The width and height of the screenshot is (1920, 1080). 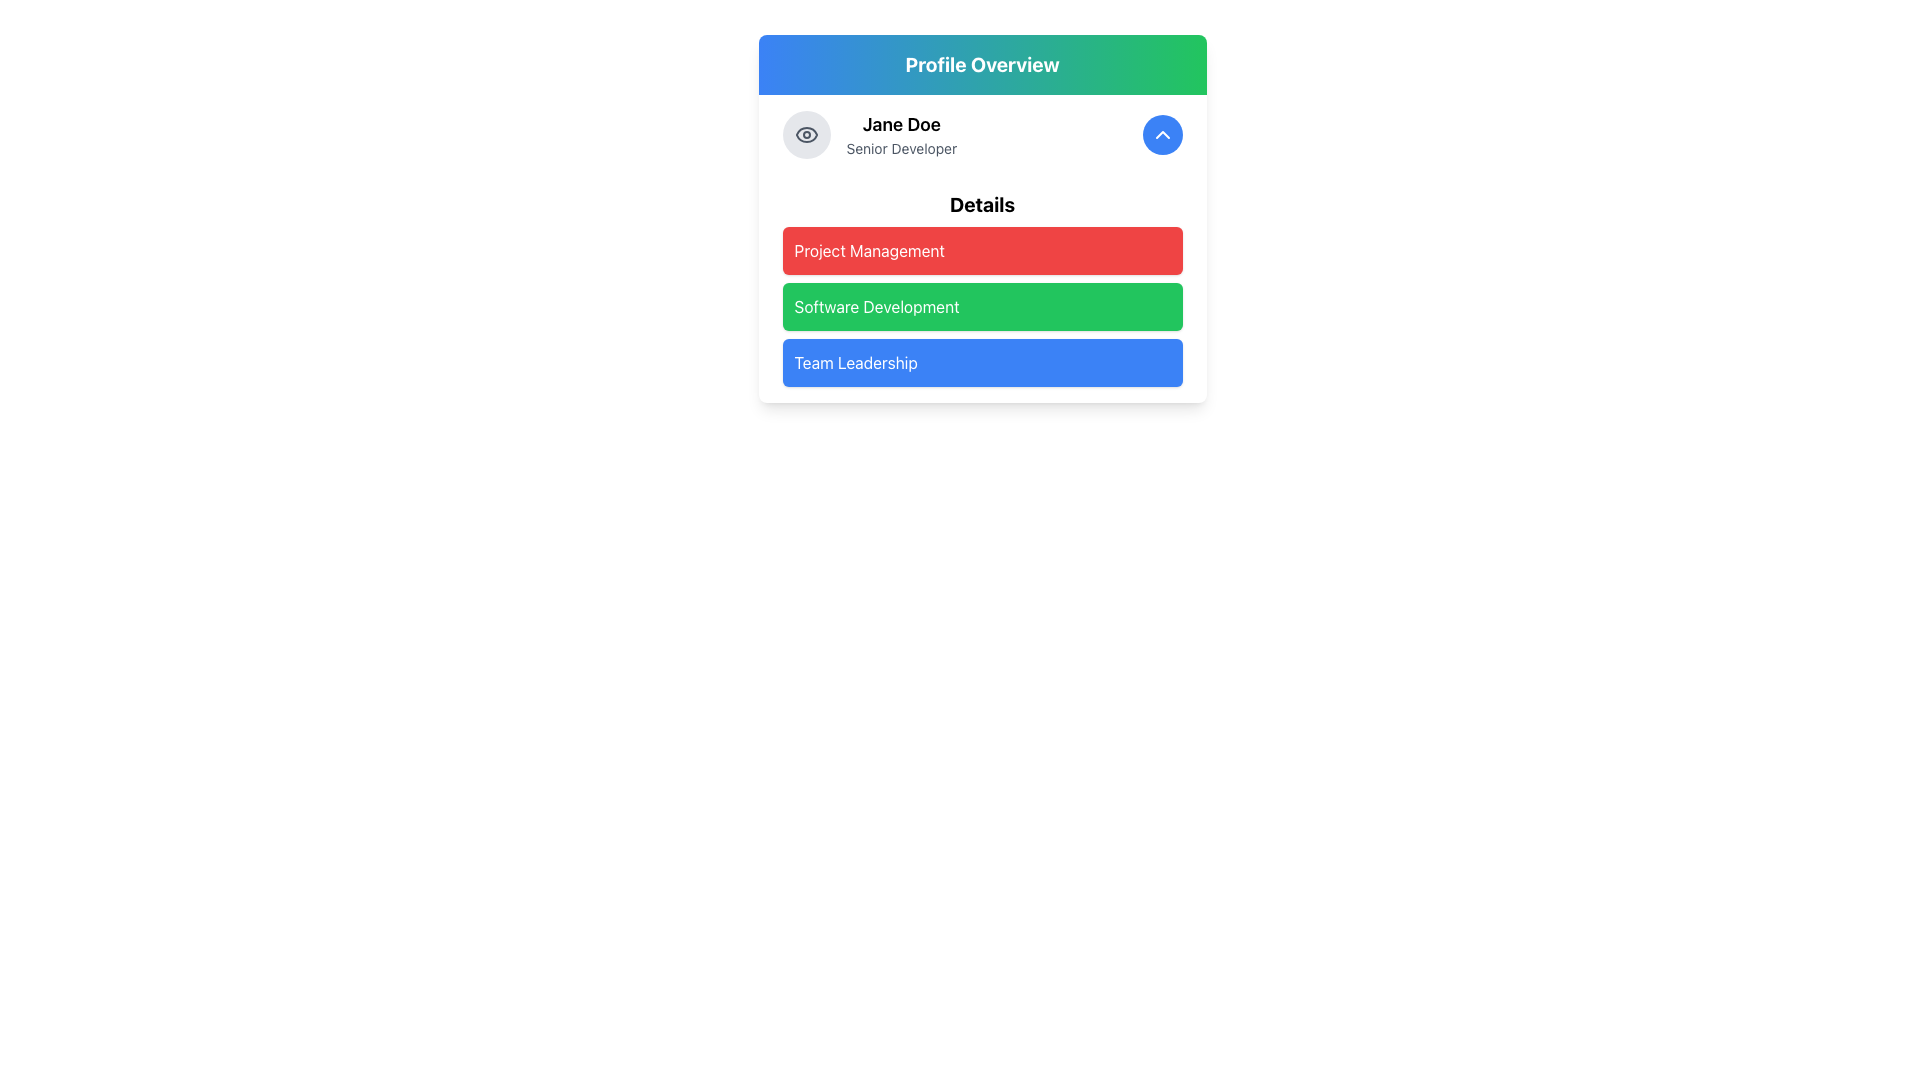 I want to click on the green button labeled 'Software Development', so click(x=982, y=289).